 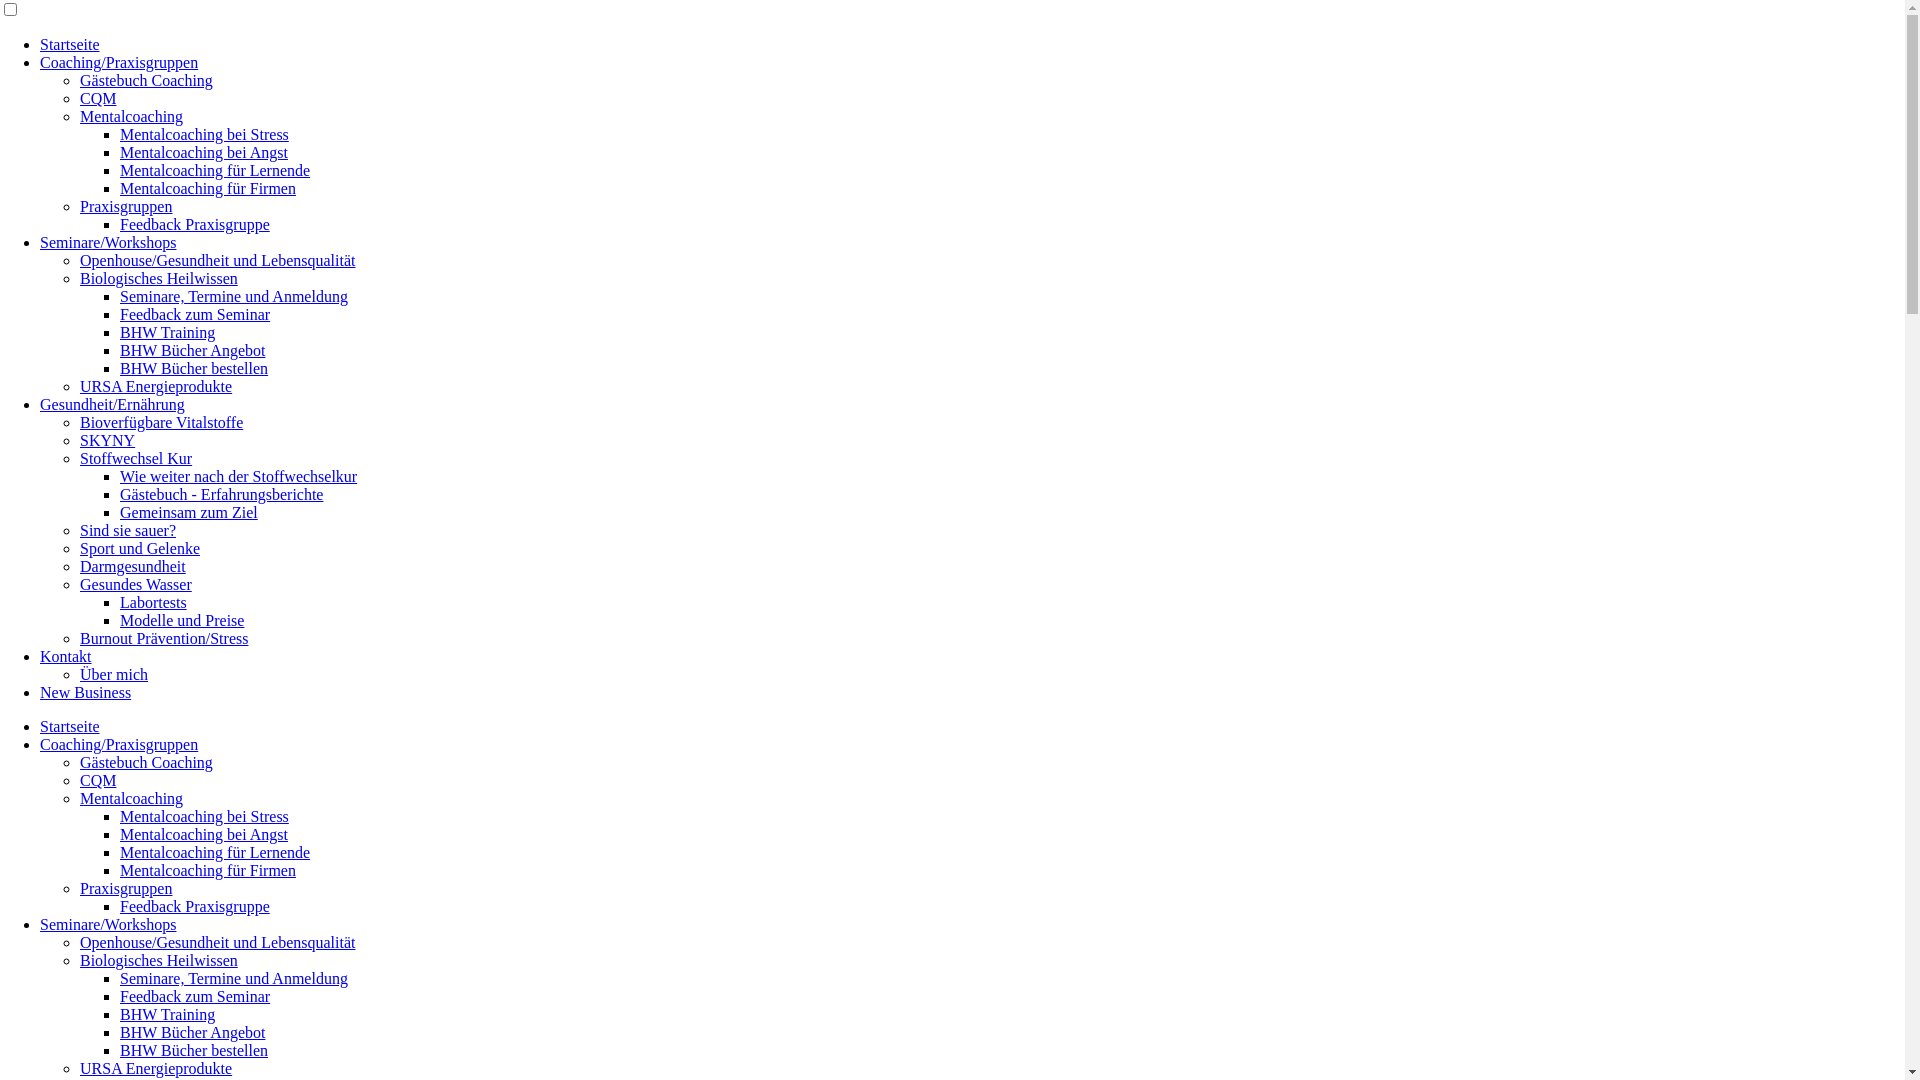 I want to click on 'Biologisches Heilwissen', so click(x=80, y=278).